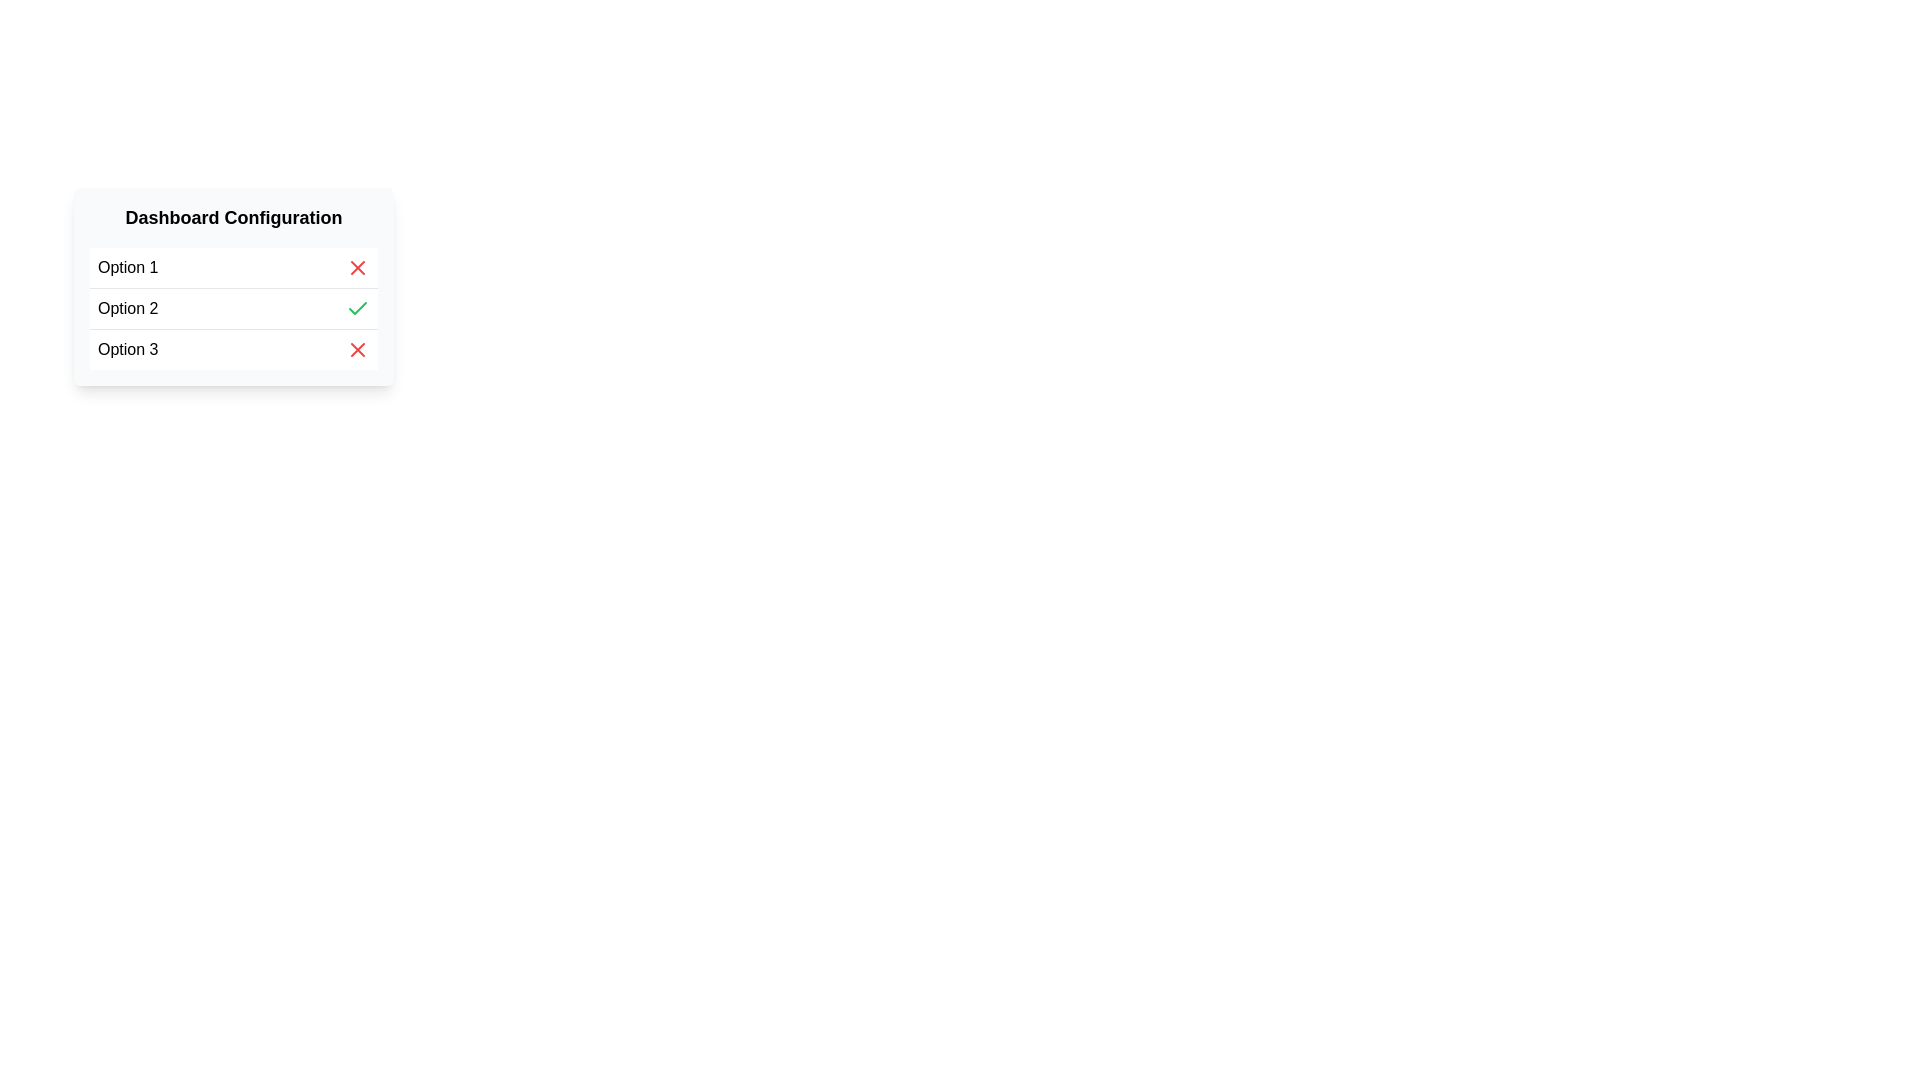 This screenshot has width=1920, height=1080. What do you see at coordinates (358, 349) in the screenshot?
I see `the small red 'X' icon located to the right of the text 'Option 3'` at bounding box center [358, 349].